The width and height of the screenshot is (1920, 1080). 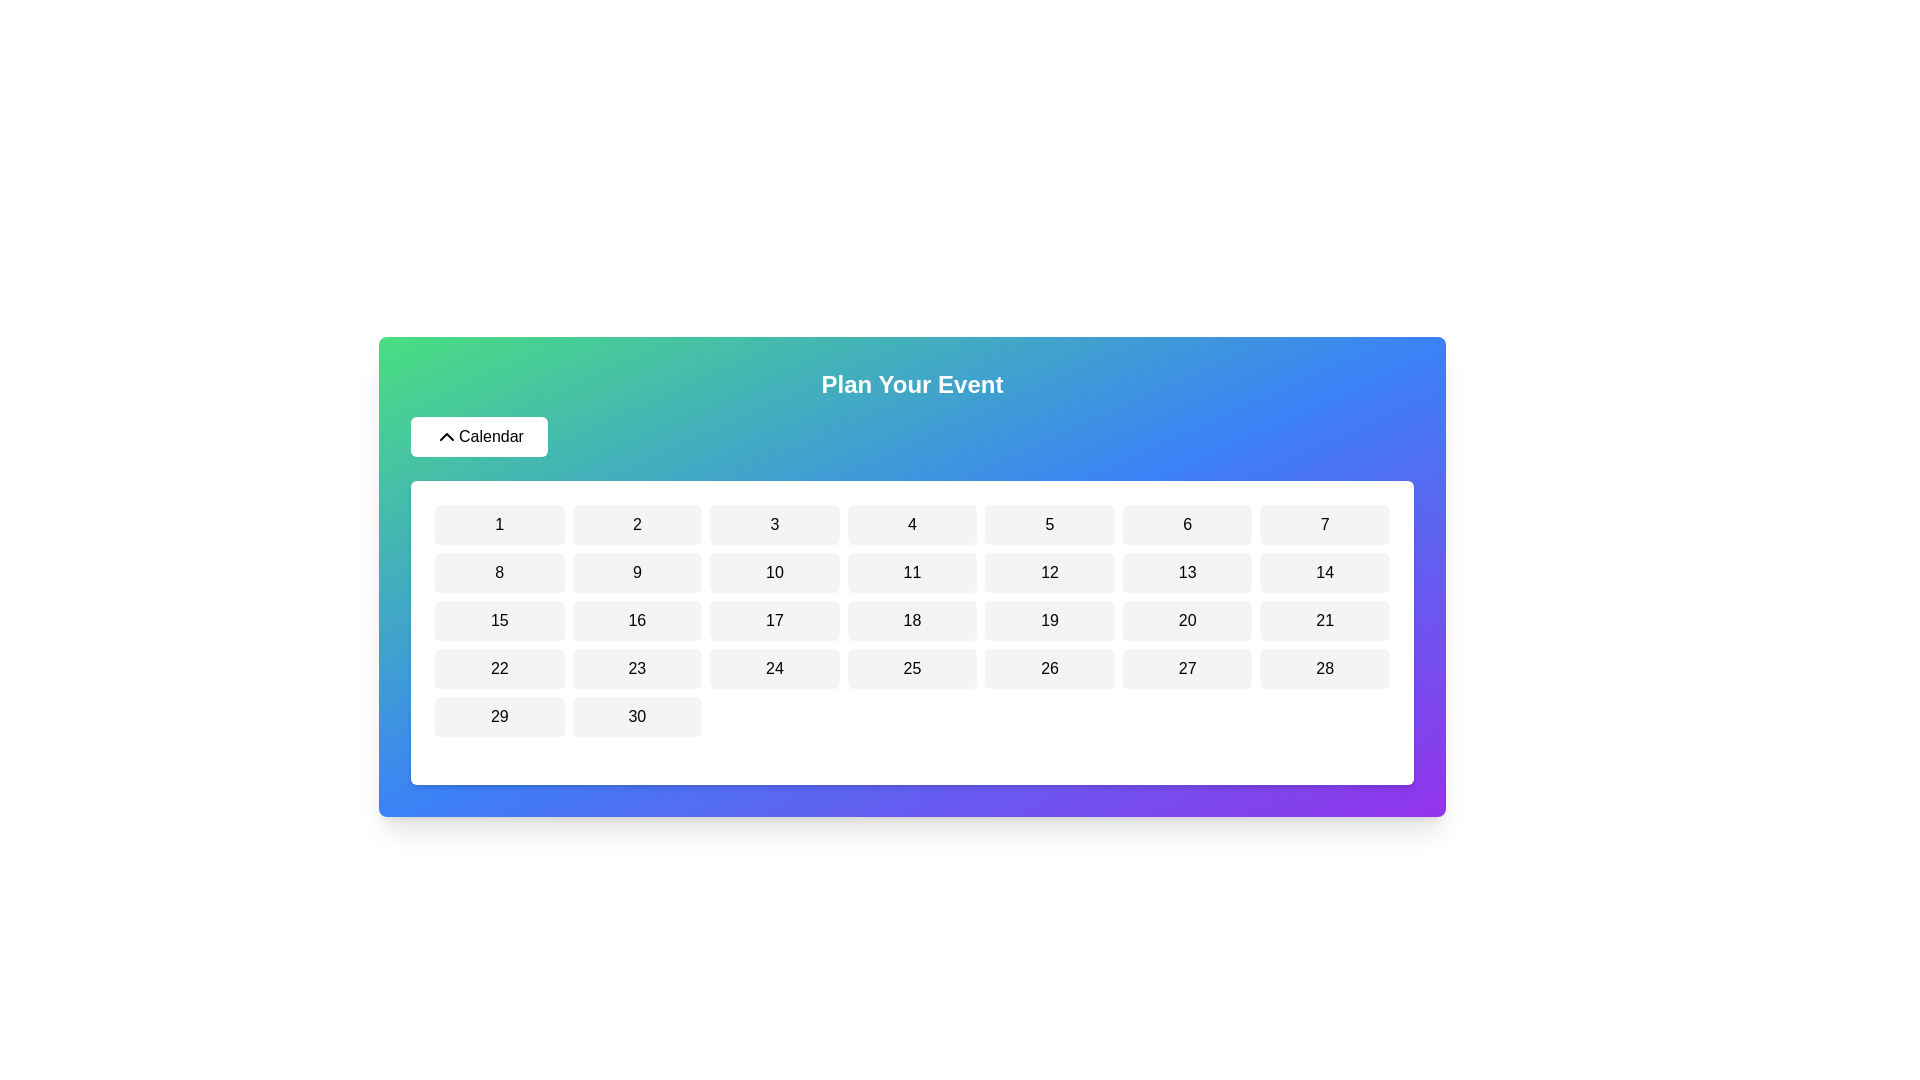 What do you see at coordinates (911, 385) in the screenshot?
I see `the text label 'Plan Your Event', which is displayed in a large, bold white font against a gradient background, located at the top center of the layout above the 'Calendar' button` at bounding box center [911, 385].